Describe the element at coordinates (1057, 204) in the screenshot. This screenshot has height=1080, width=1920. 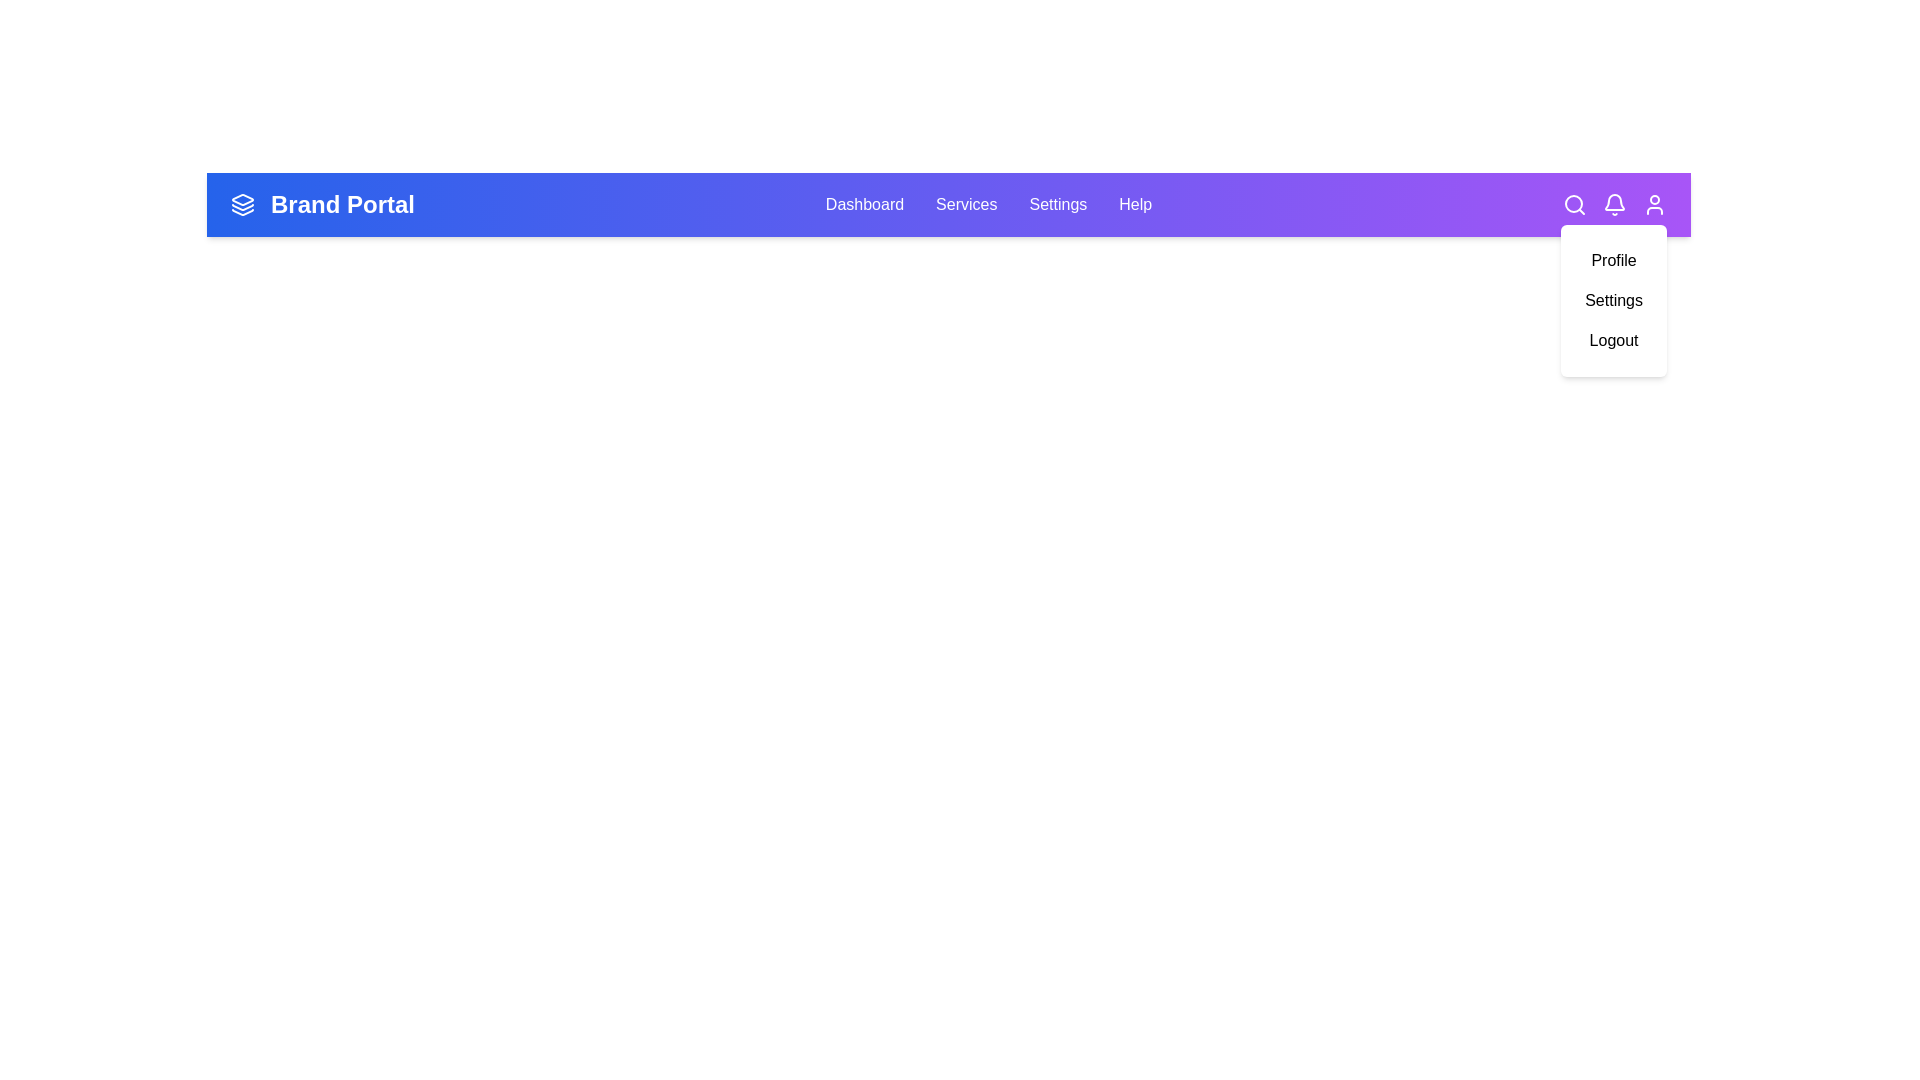
I see `the 'Settings' text link, which is styled in white text on a purple background and is part of the top navigation bar` at that location.